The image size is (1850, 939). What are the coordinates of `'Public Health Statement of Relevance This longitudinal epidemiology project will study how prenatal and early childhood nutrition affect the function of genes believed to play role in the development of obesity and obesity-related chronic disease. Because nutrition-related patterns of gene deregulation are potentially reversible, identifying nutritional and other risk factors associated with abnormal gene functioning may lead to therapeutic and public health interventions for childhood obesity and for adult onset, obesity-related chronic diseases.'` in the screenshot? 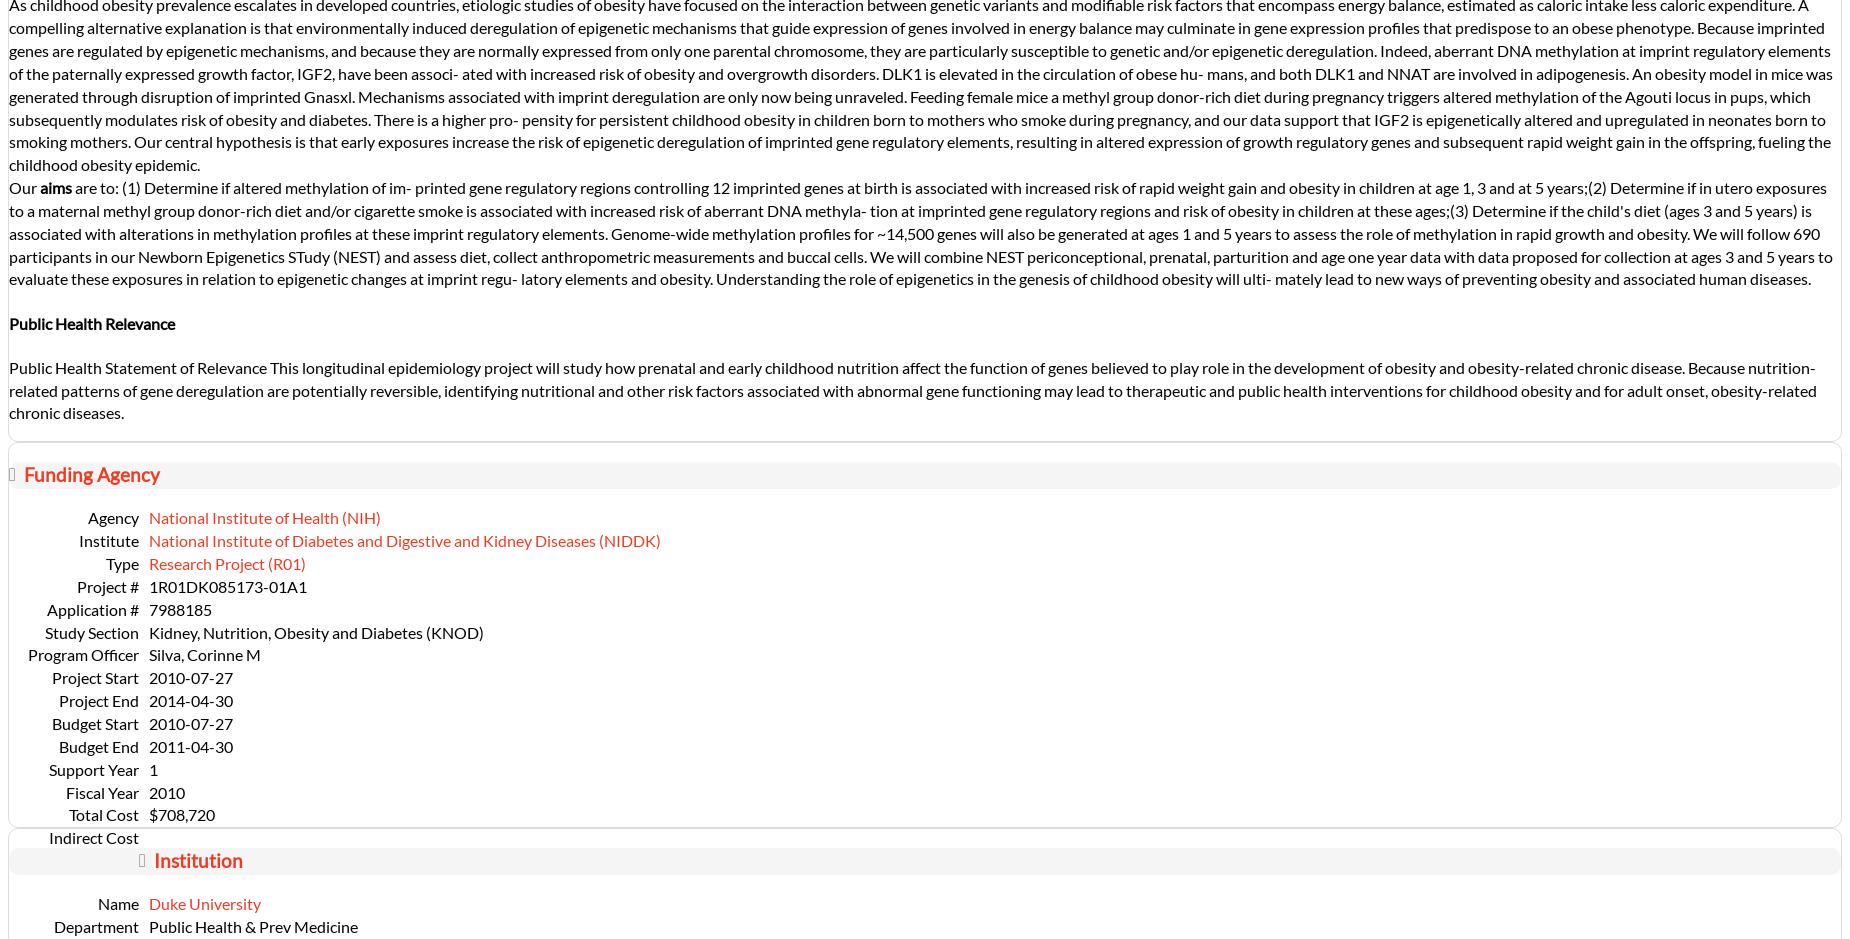 It's located at (8, 389).